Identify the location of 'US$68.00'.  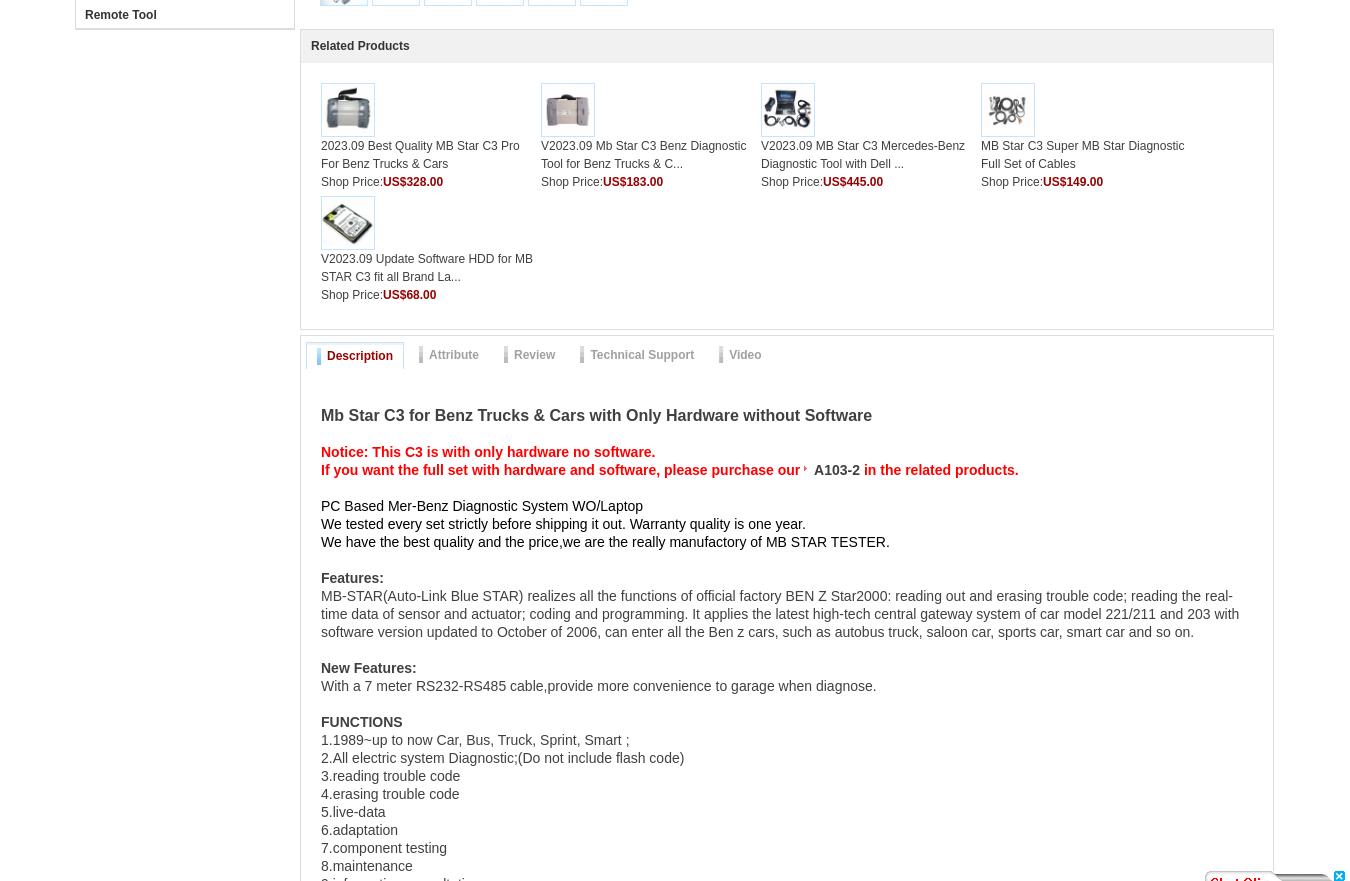
(409, 293).